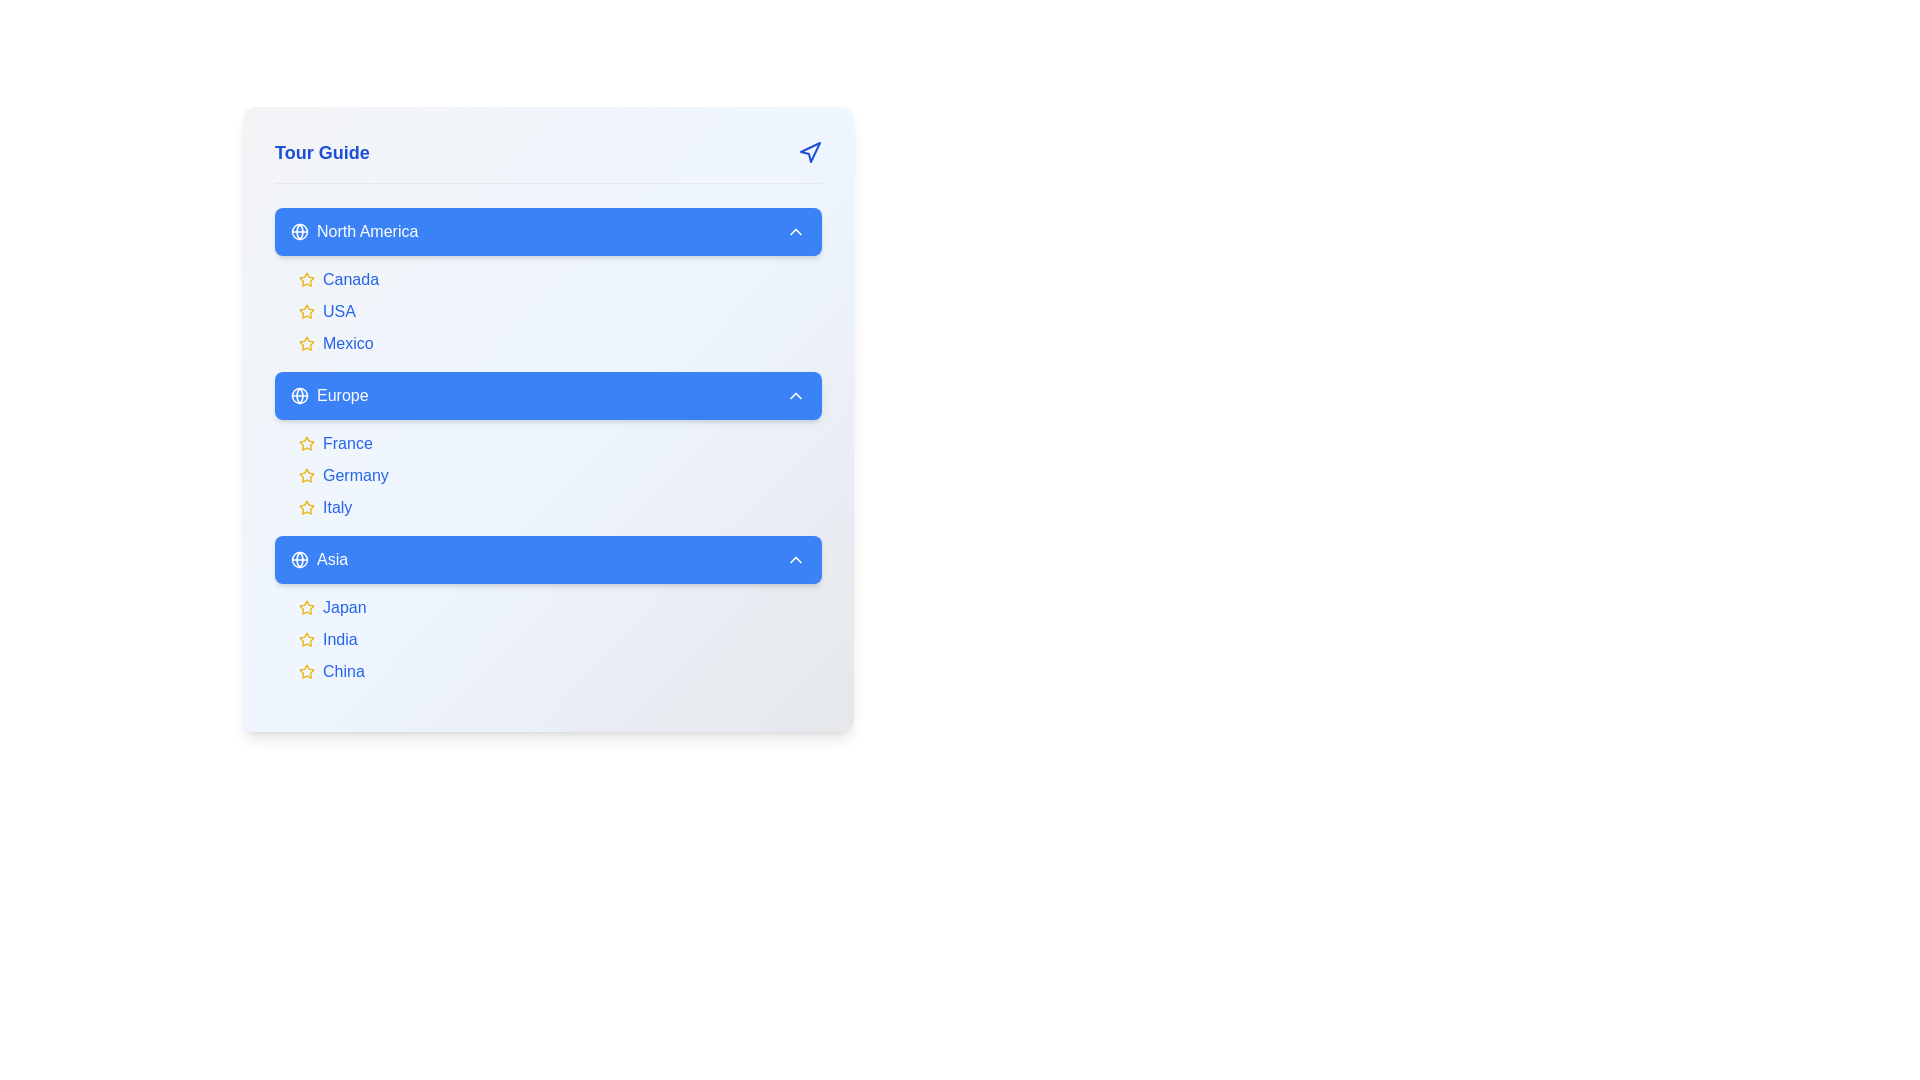 This screenshot has height=1080, width=1920. What do you see at coordinates (306, 640) in the screenshot?
I see `the star icon that indicates a favorite or highlighted status for the entry labeled 'India', which is located in the list under the 'Asia' header` at bounding box center [306, 640].